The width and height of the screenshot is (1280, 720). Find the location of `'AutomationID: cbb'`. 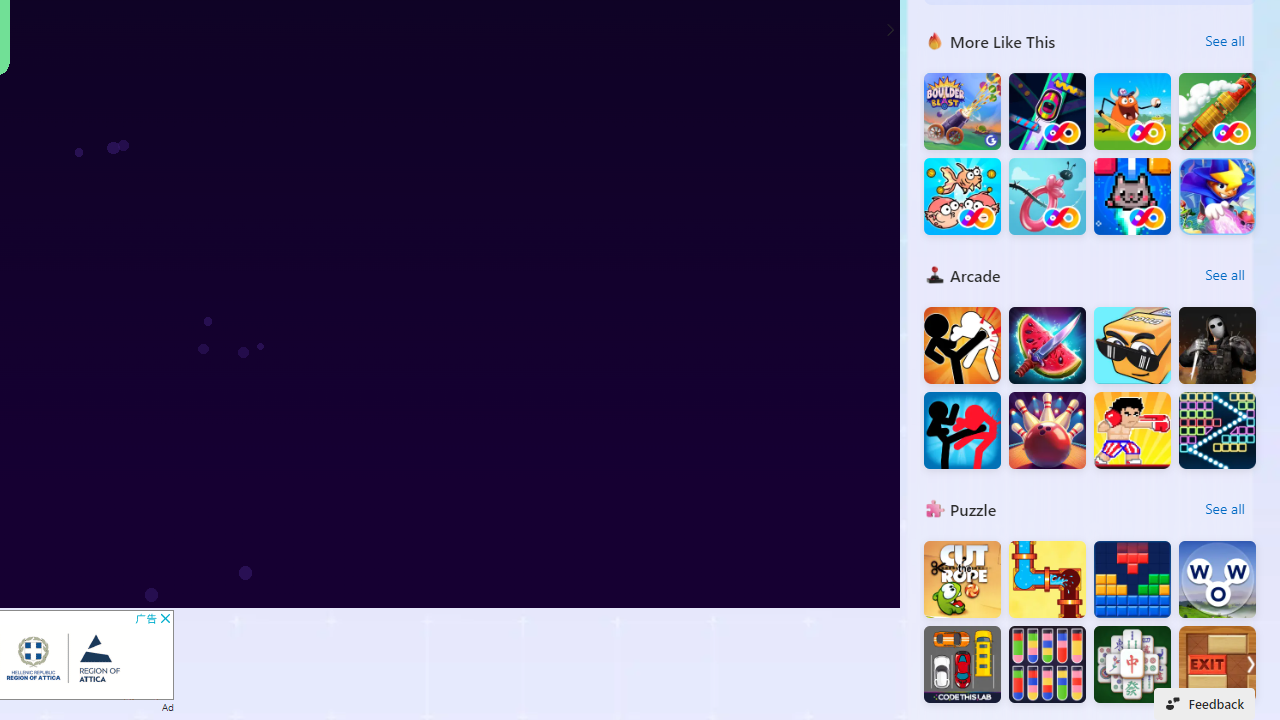

'AutomationID: cbb' is located at coordinates (165, 617).